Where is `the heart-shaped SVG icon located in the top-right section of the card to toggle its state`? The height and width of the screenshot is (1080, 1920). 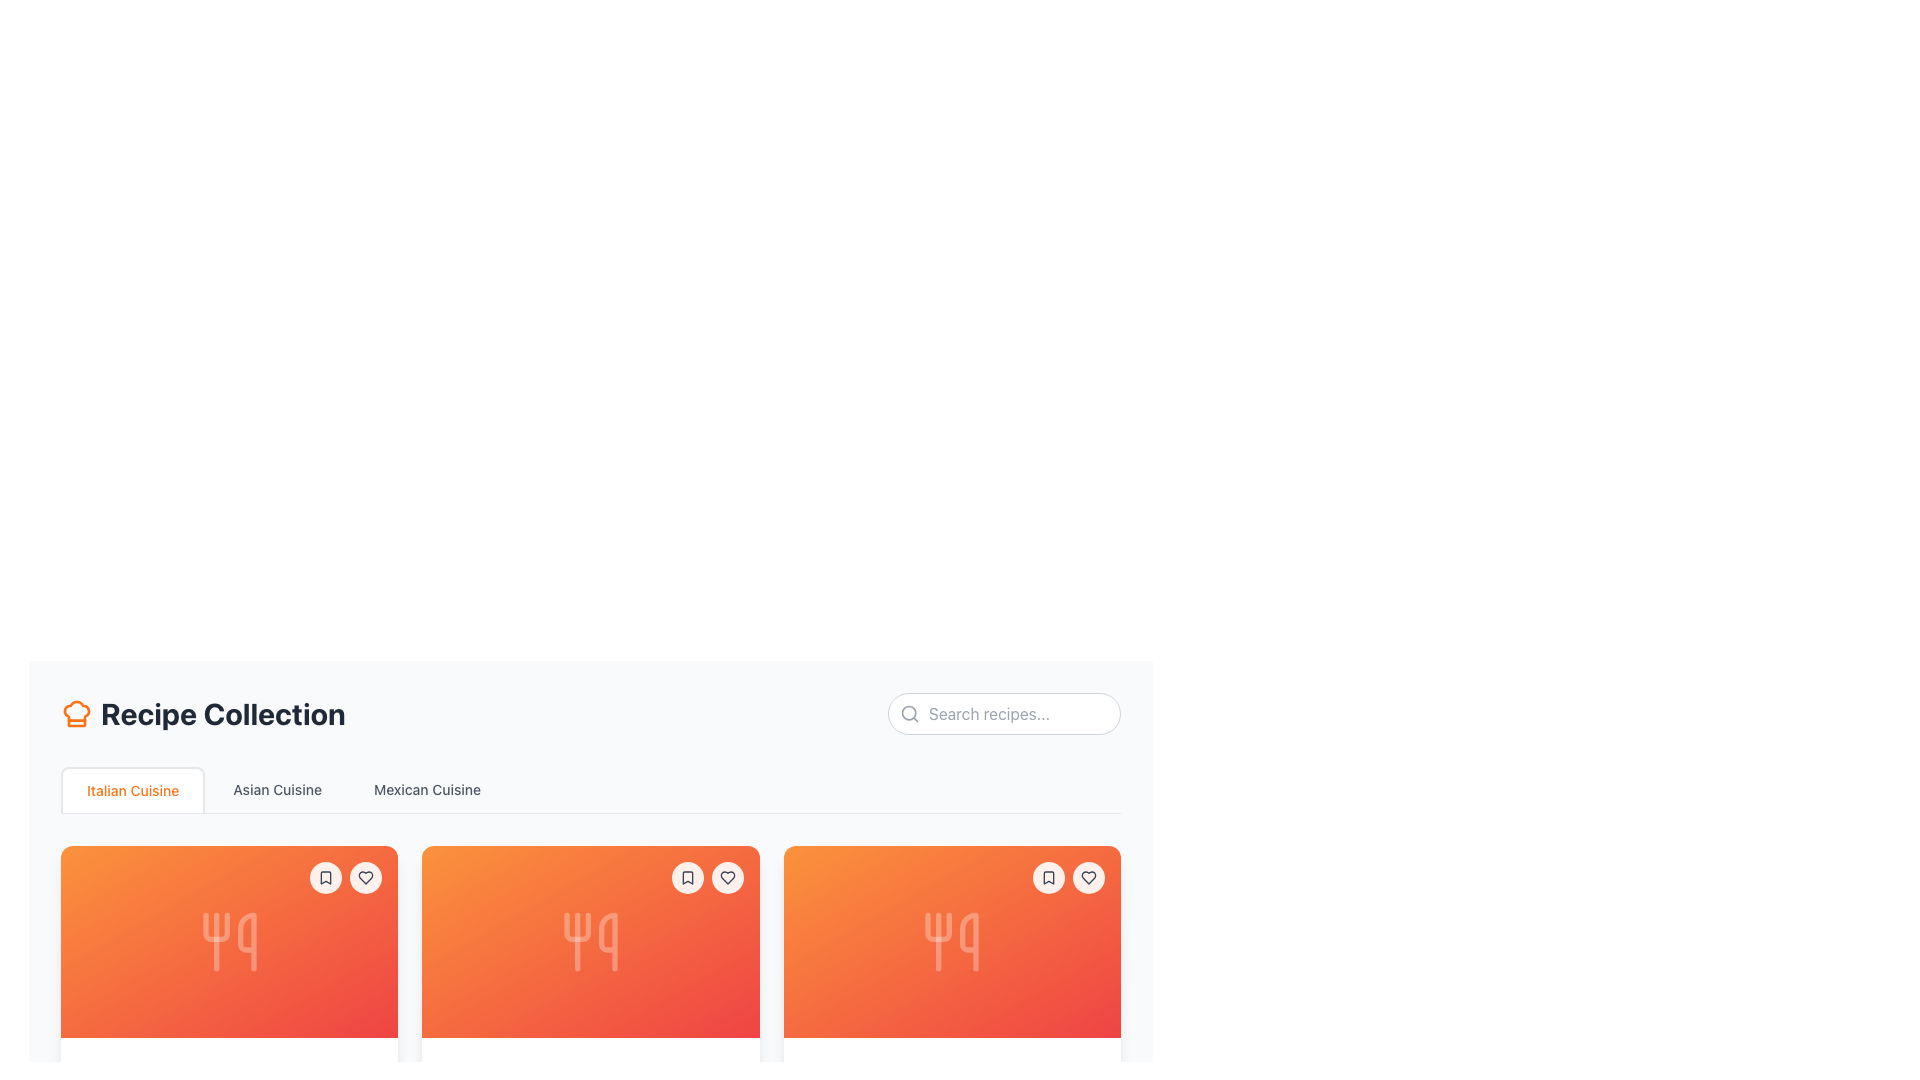
the heart-shaped SVG icon located in the top-right section of the card to toggle its state is located at coordinates (365, 877).